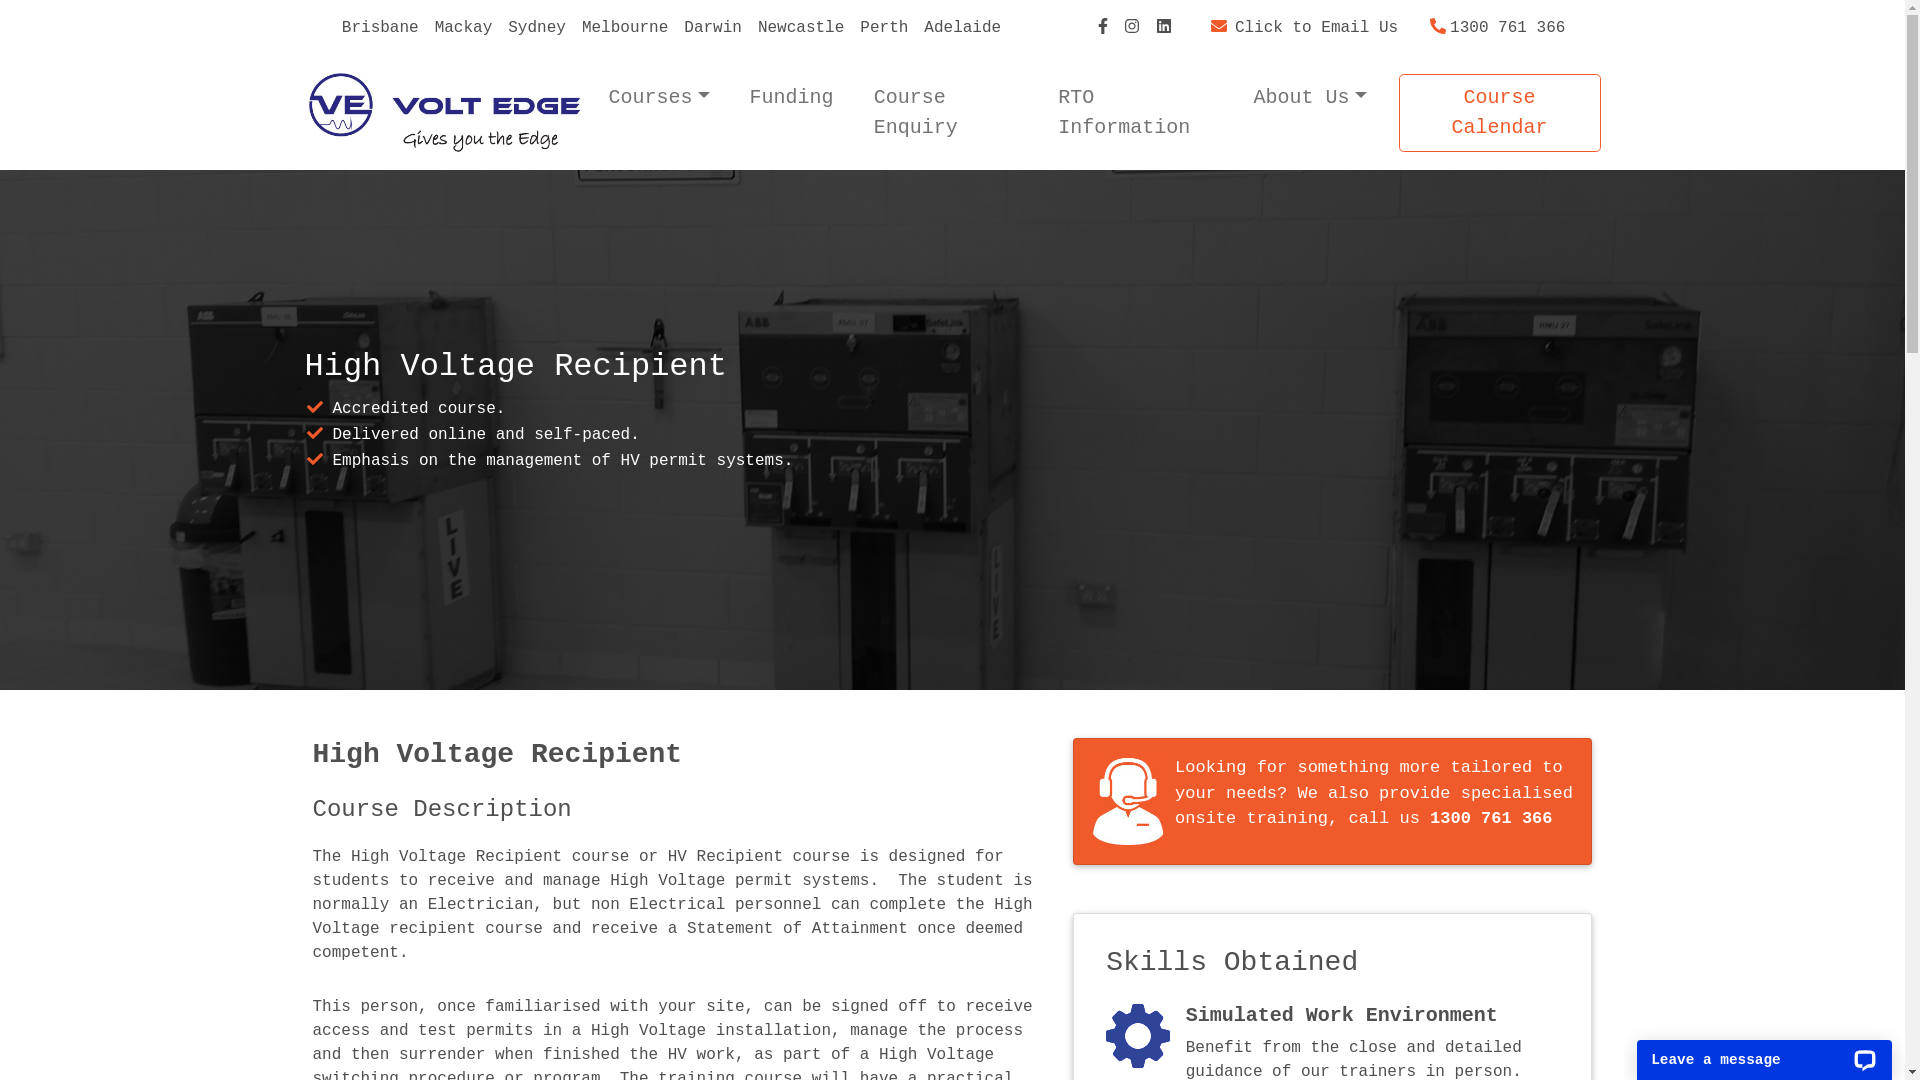 This screenshot has height=1080, width=1920. What do you see at coordinates (623, 27) in the screenshot?
I see `'Melbourne'` at bounding box center [623, 27].